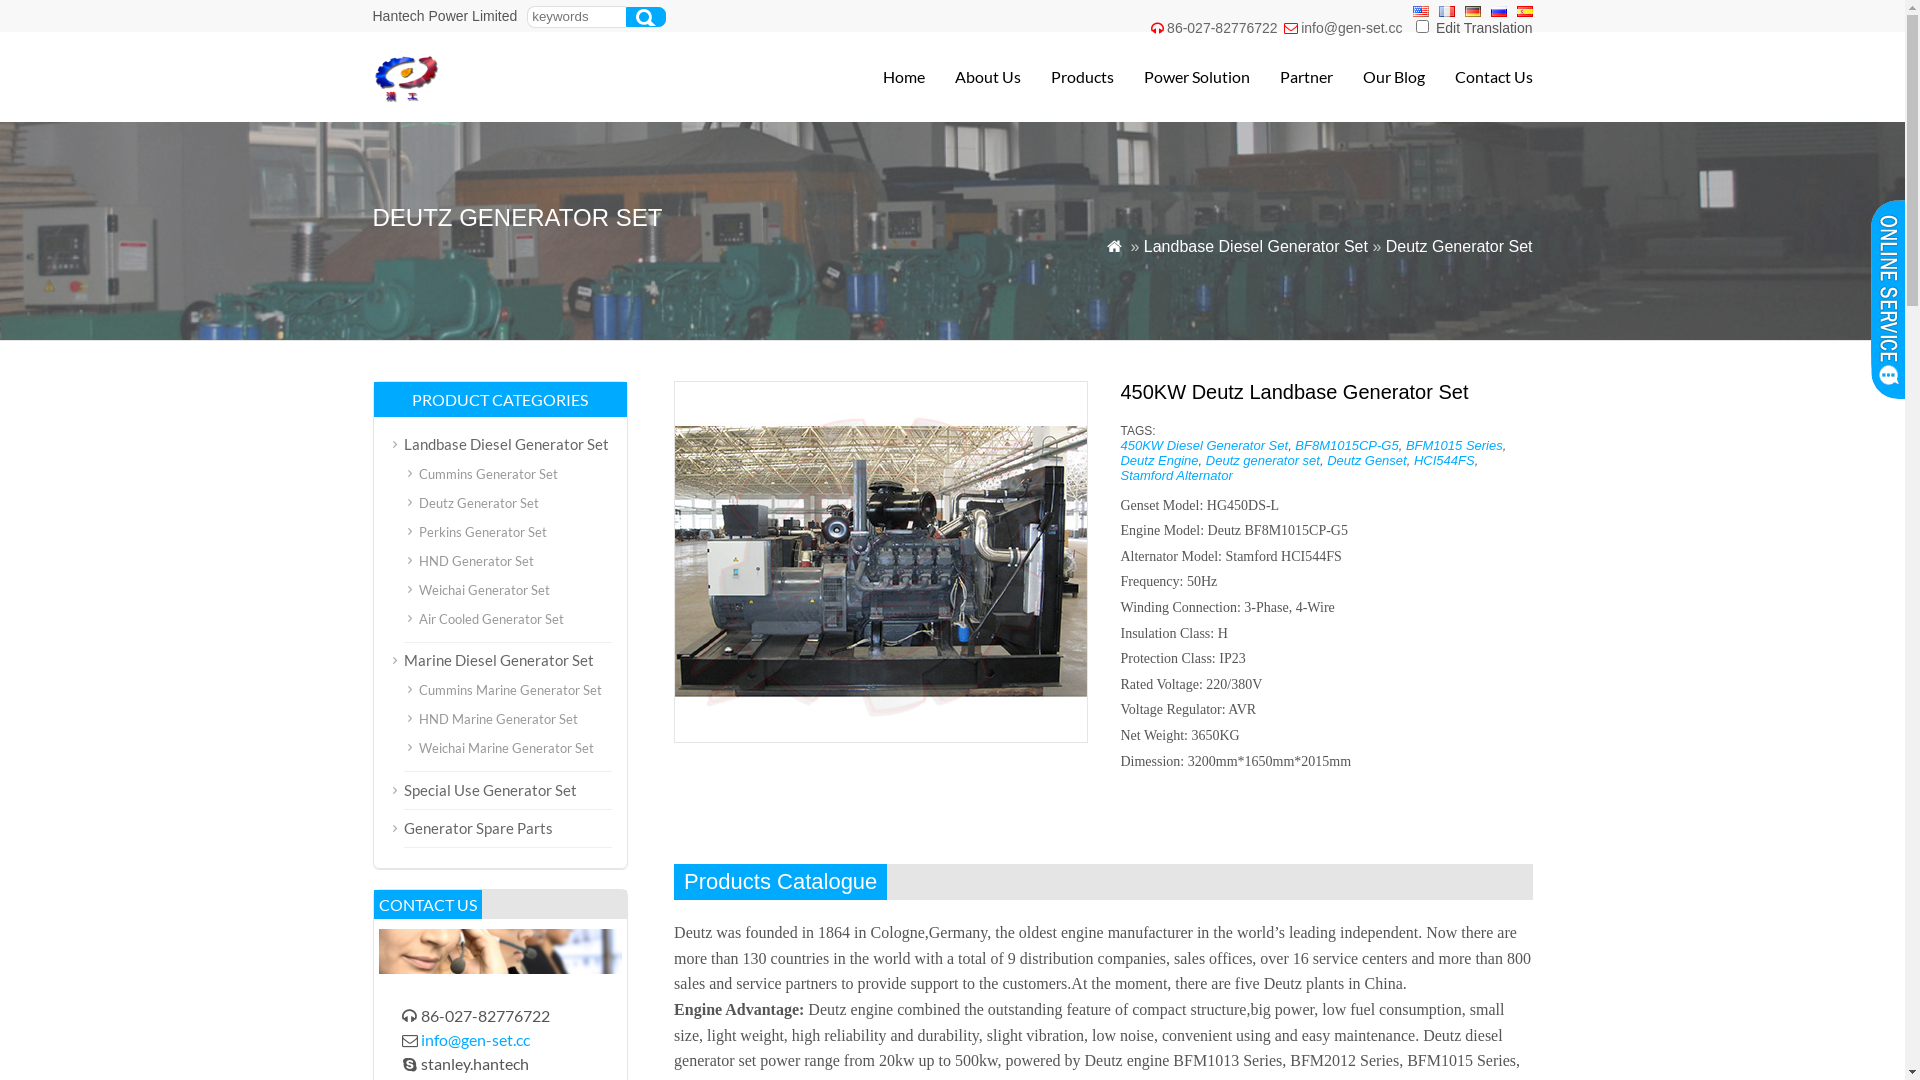  I want to click on '1', so click(1415, 26).